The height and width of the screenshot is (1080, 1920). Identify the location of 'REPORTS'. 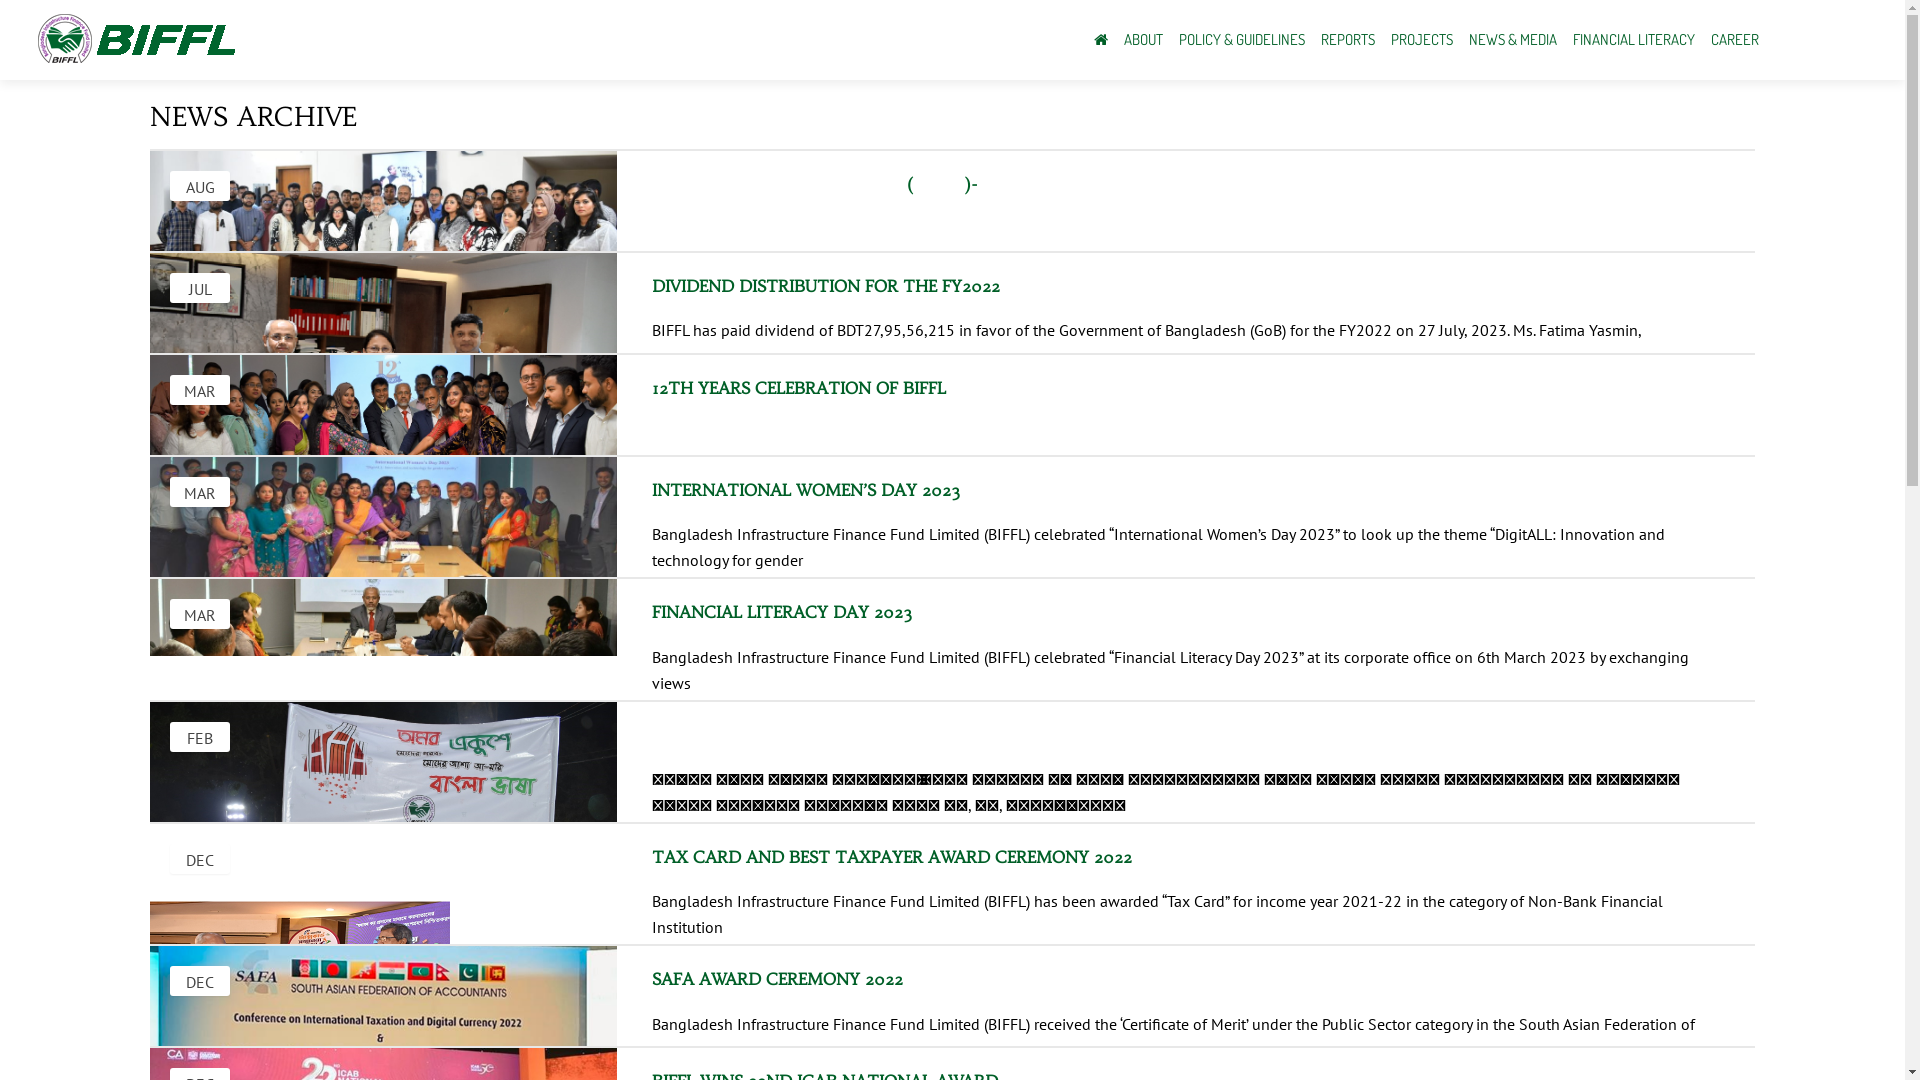
(1313, 39).